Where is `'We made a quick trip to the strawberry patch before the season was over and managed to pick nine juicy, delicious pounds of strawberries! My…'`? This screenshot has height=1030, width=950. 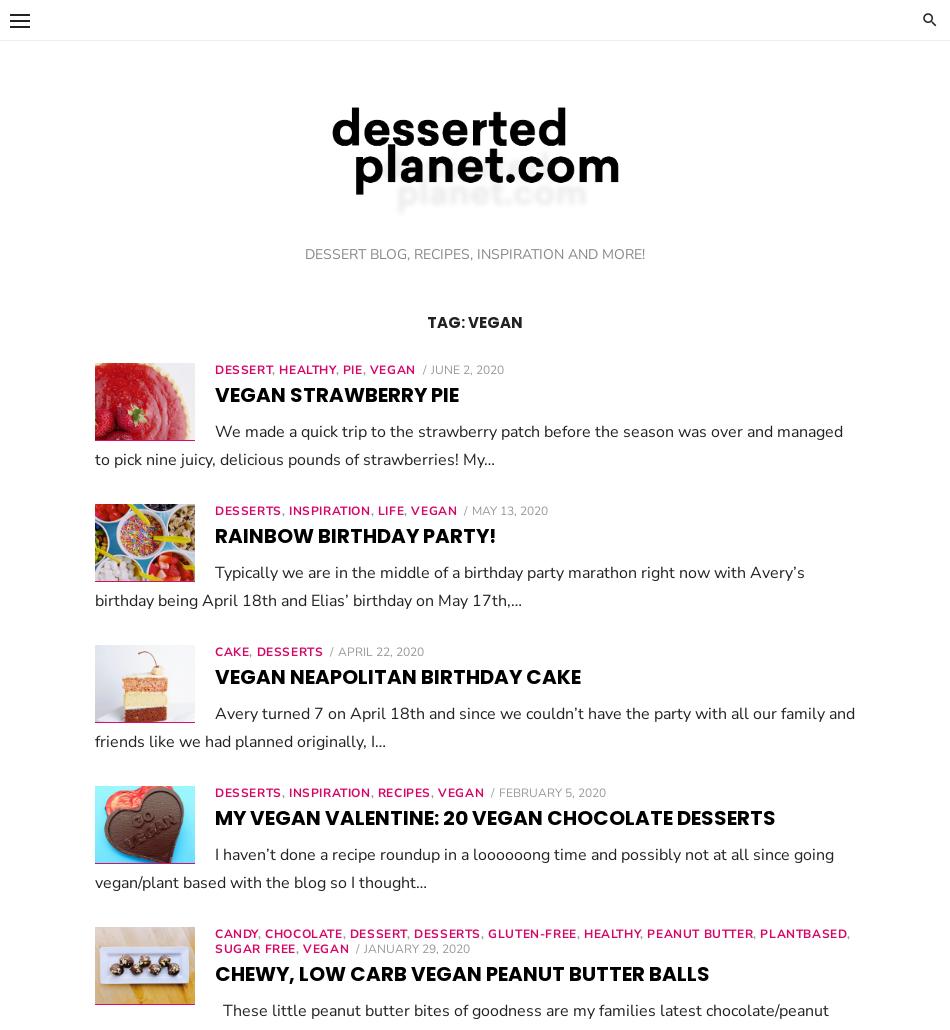 'We made a quick trip to the strawberry patch before the season was over and managed to pick nine juicy, delicious pounds of strawberries! My…' is located at coordinates (528, 444).